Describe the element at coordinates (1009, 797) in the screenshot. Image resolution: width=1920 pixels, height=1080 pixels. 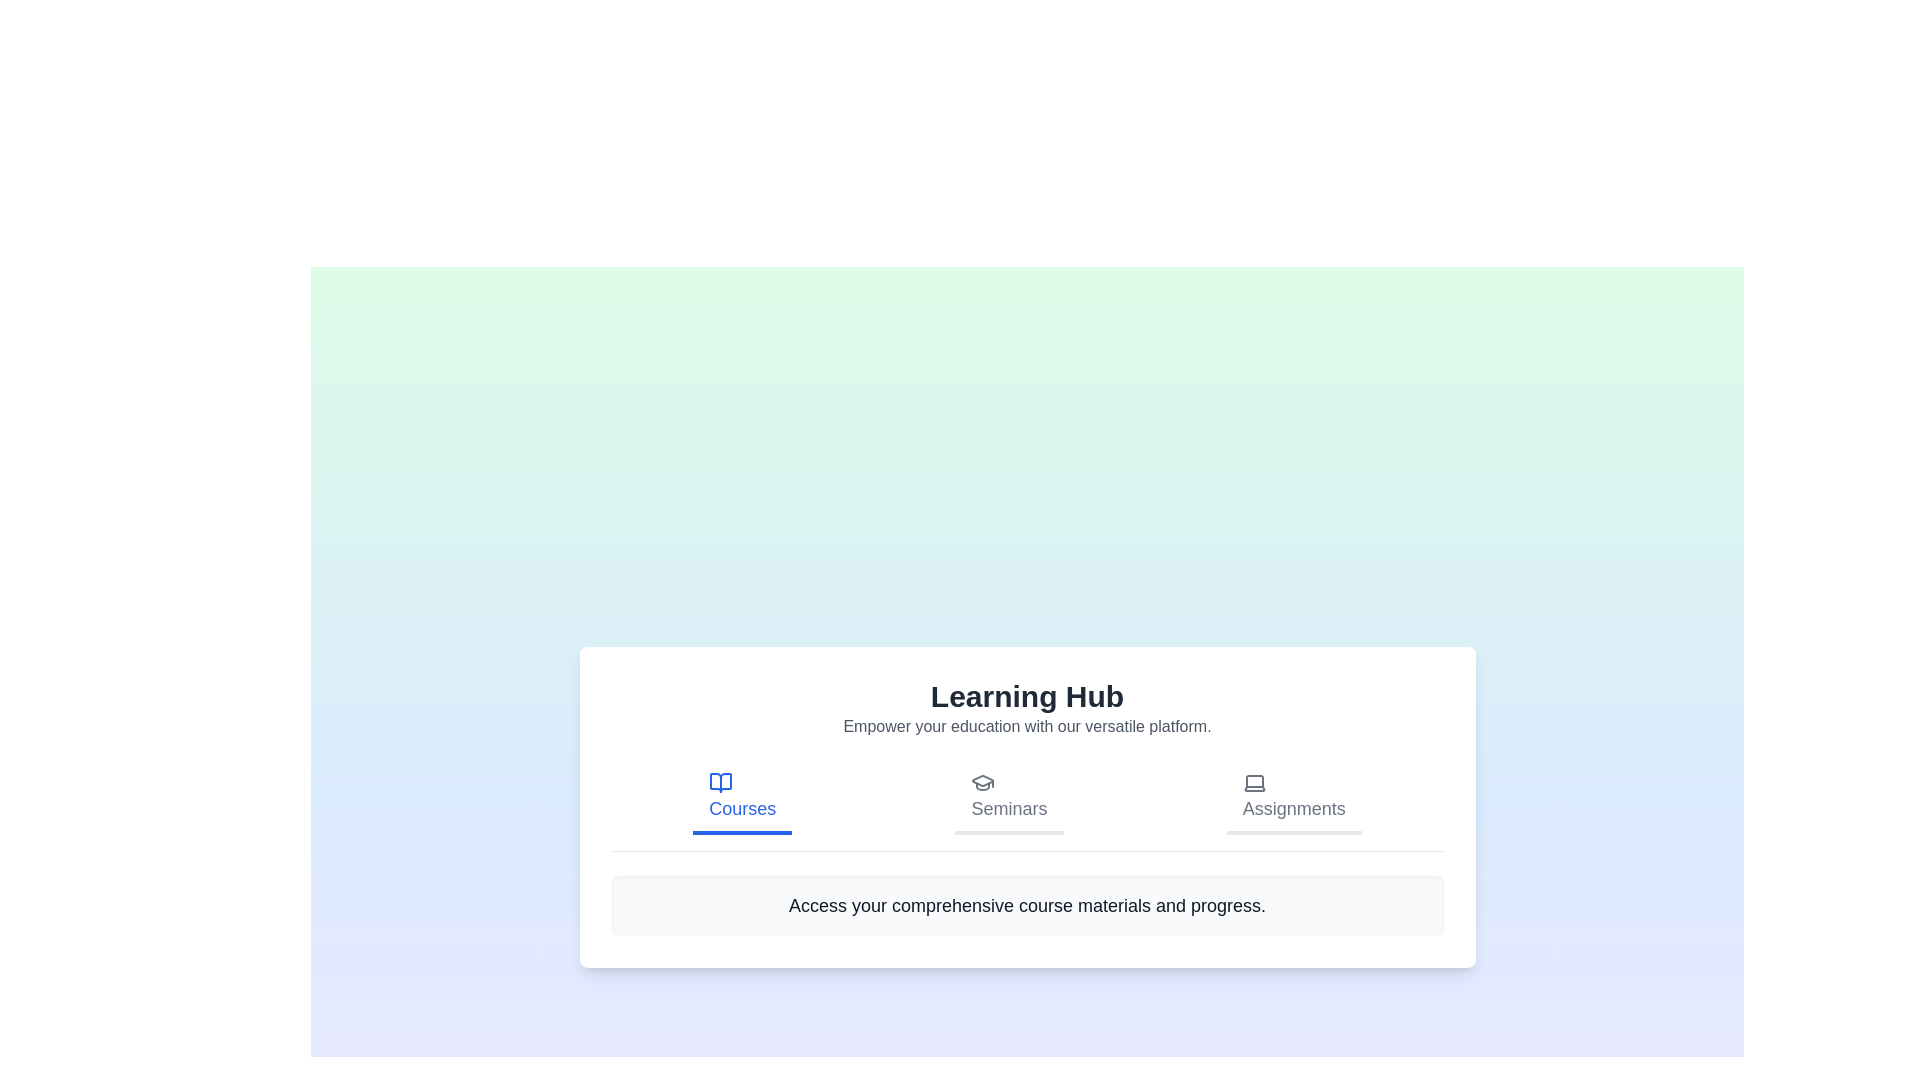
I see `the 'Seminars' navigation link` at that location.